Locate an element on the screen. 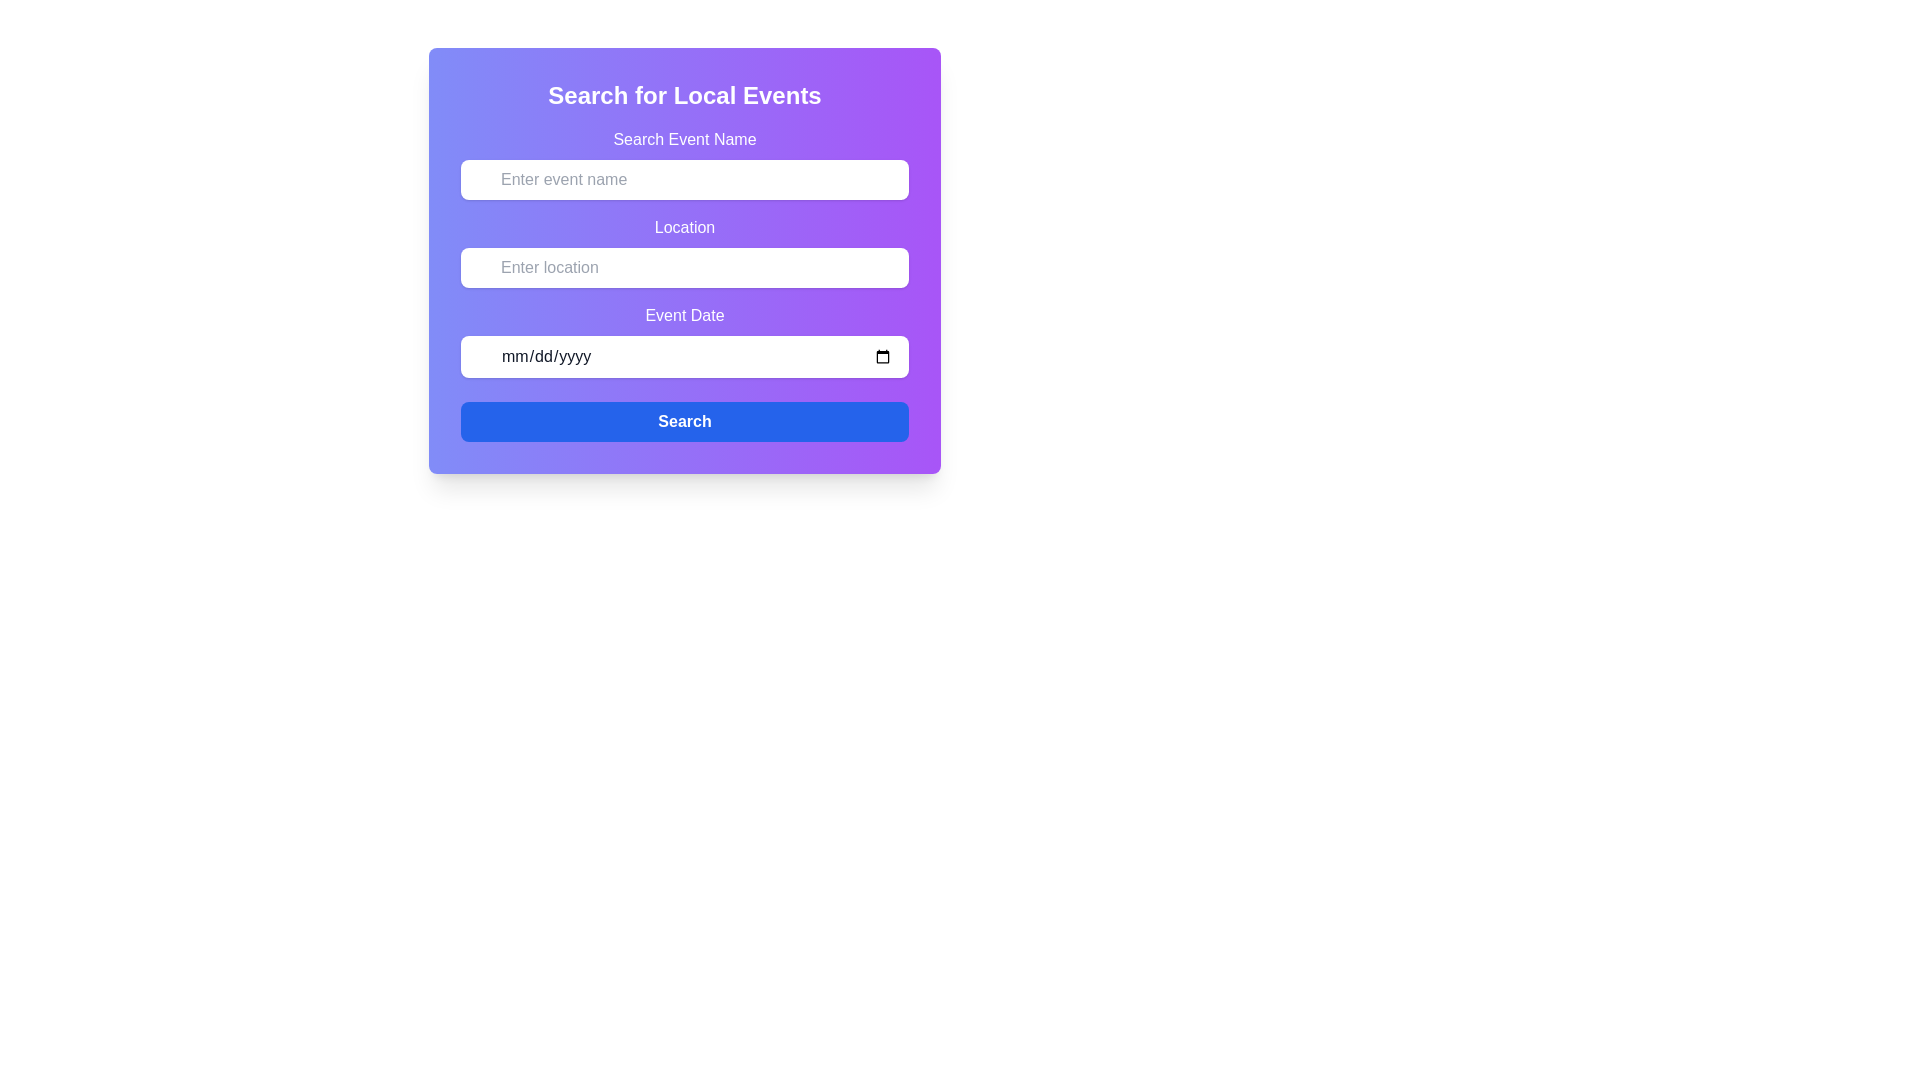  the search button located at the bottom of the form layout, which initiates the search action based on the user inputs for 'Search Event Name,' 'Location,' and 'Event Date.' is located at coordinates (685, 420).